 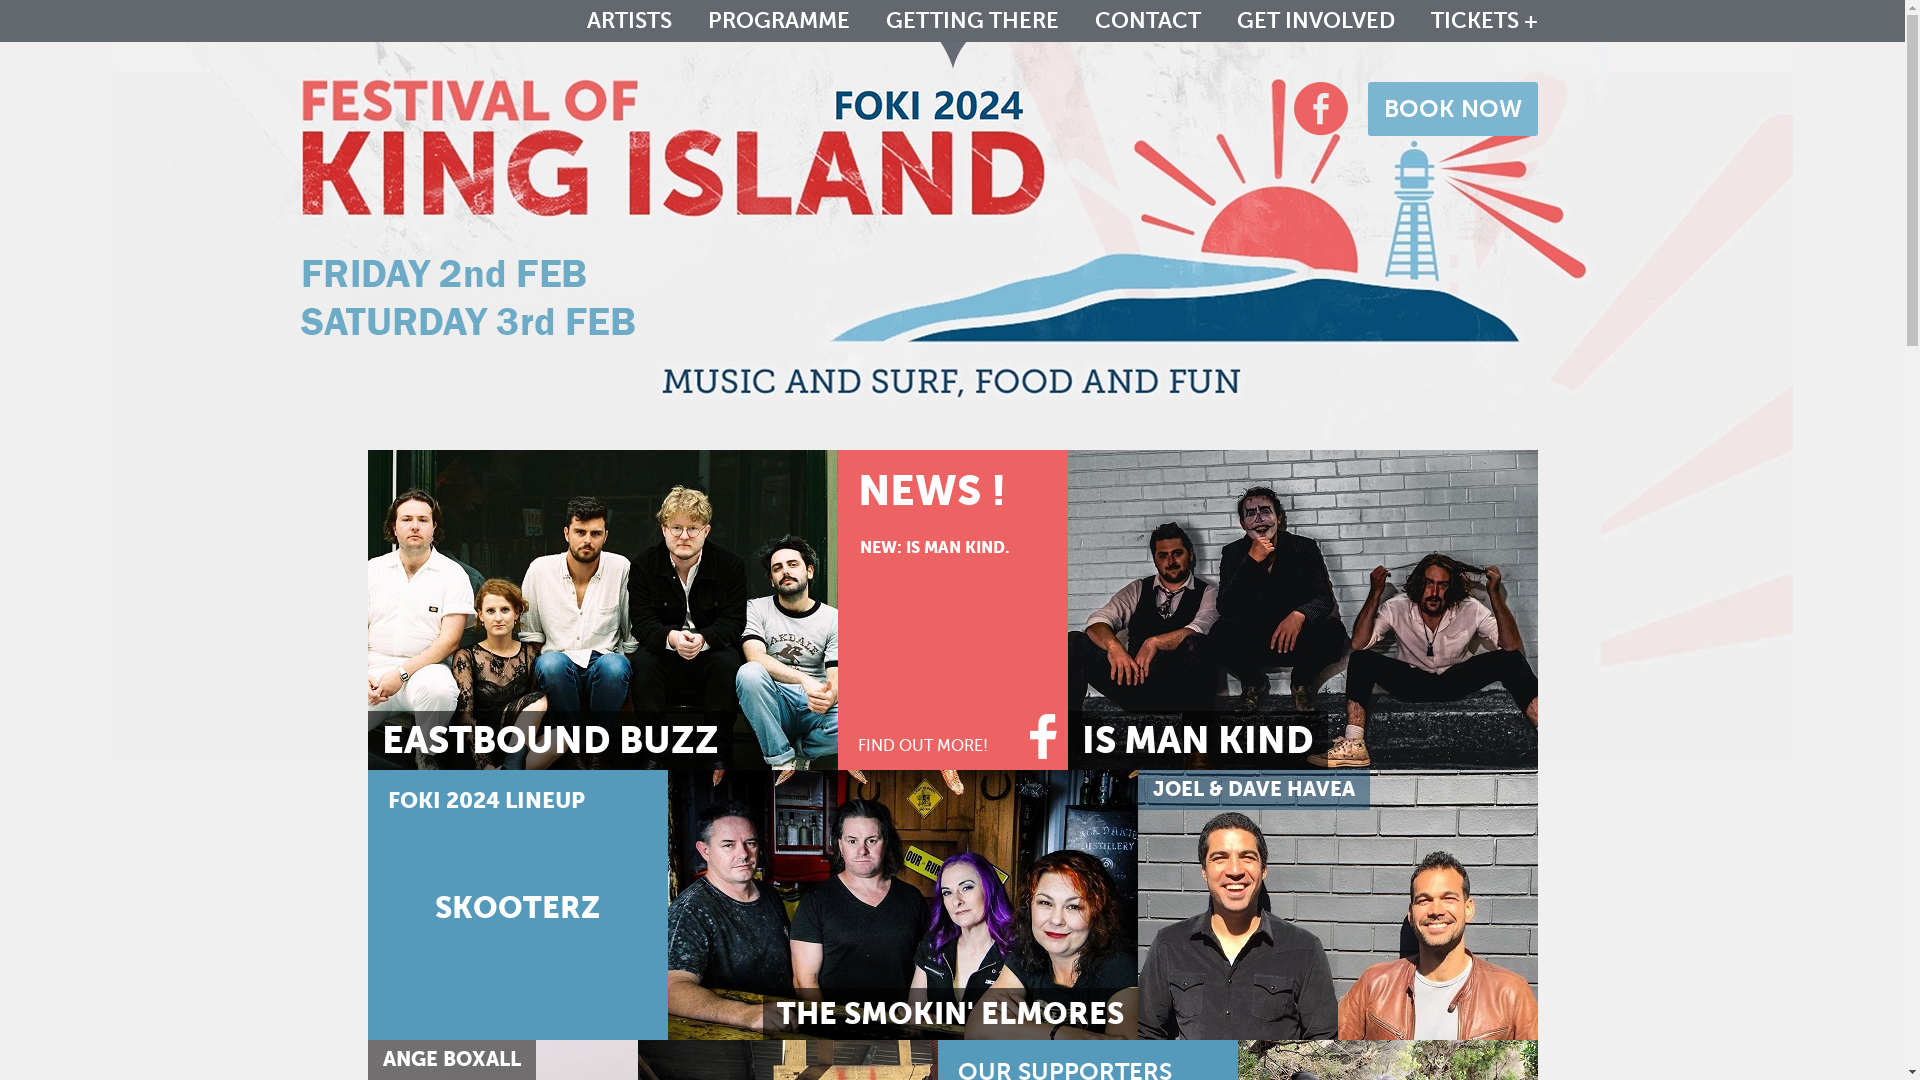 What do you see at coordinates (777, 20) in the screenshot?
I see `'PROGRAMME'` at bounding box center [777, 20].